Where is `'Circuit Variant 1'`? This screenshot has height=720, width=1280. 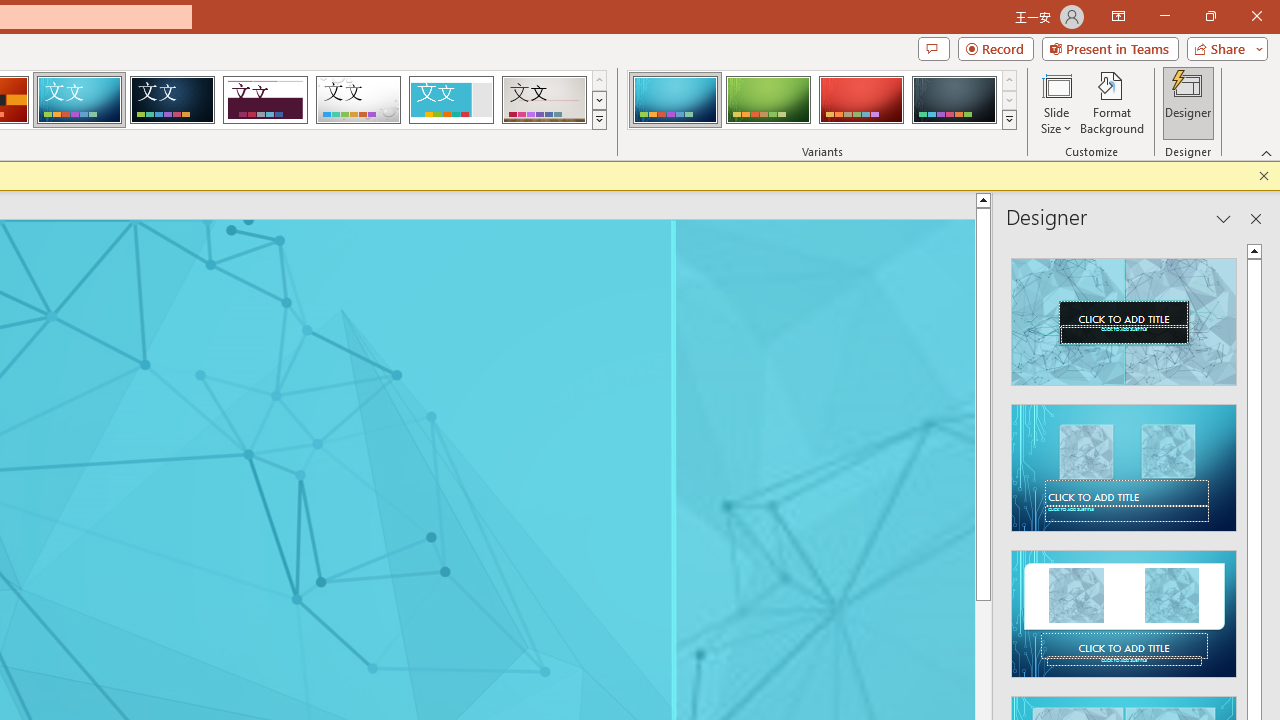
'Circuit Variant 1' is located at coordinates (675, 100).